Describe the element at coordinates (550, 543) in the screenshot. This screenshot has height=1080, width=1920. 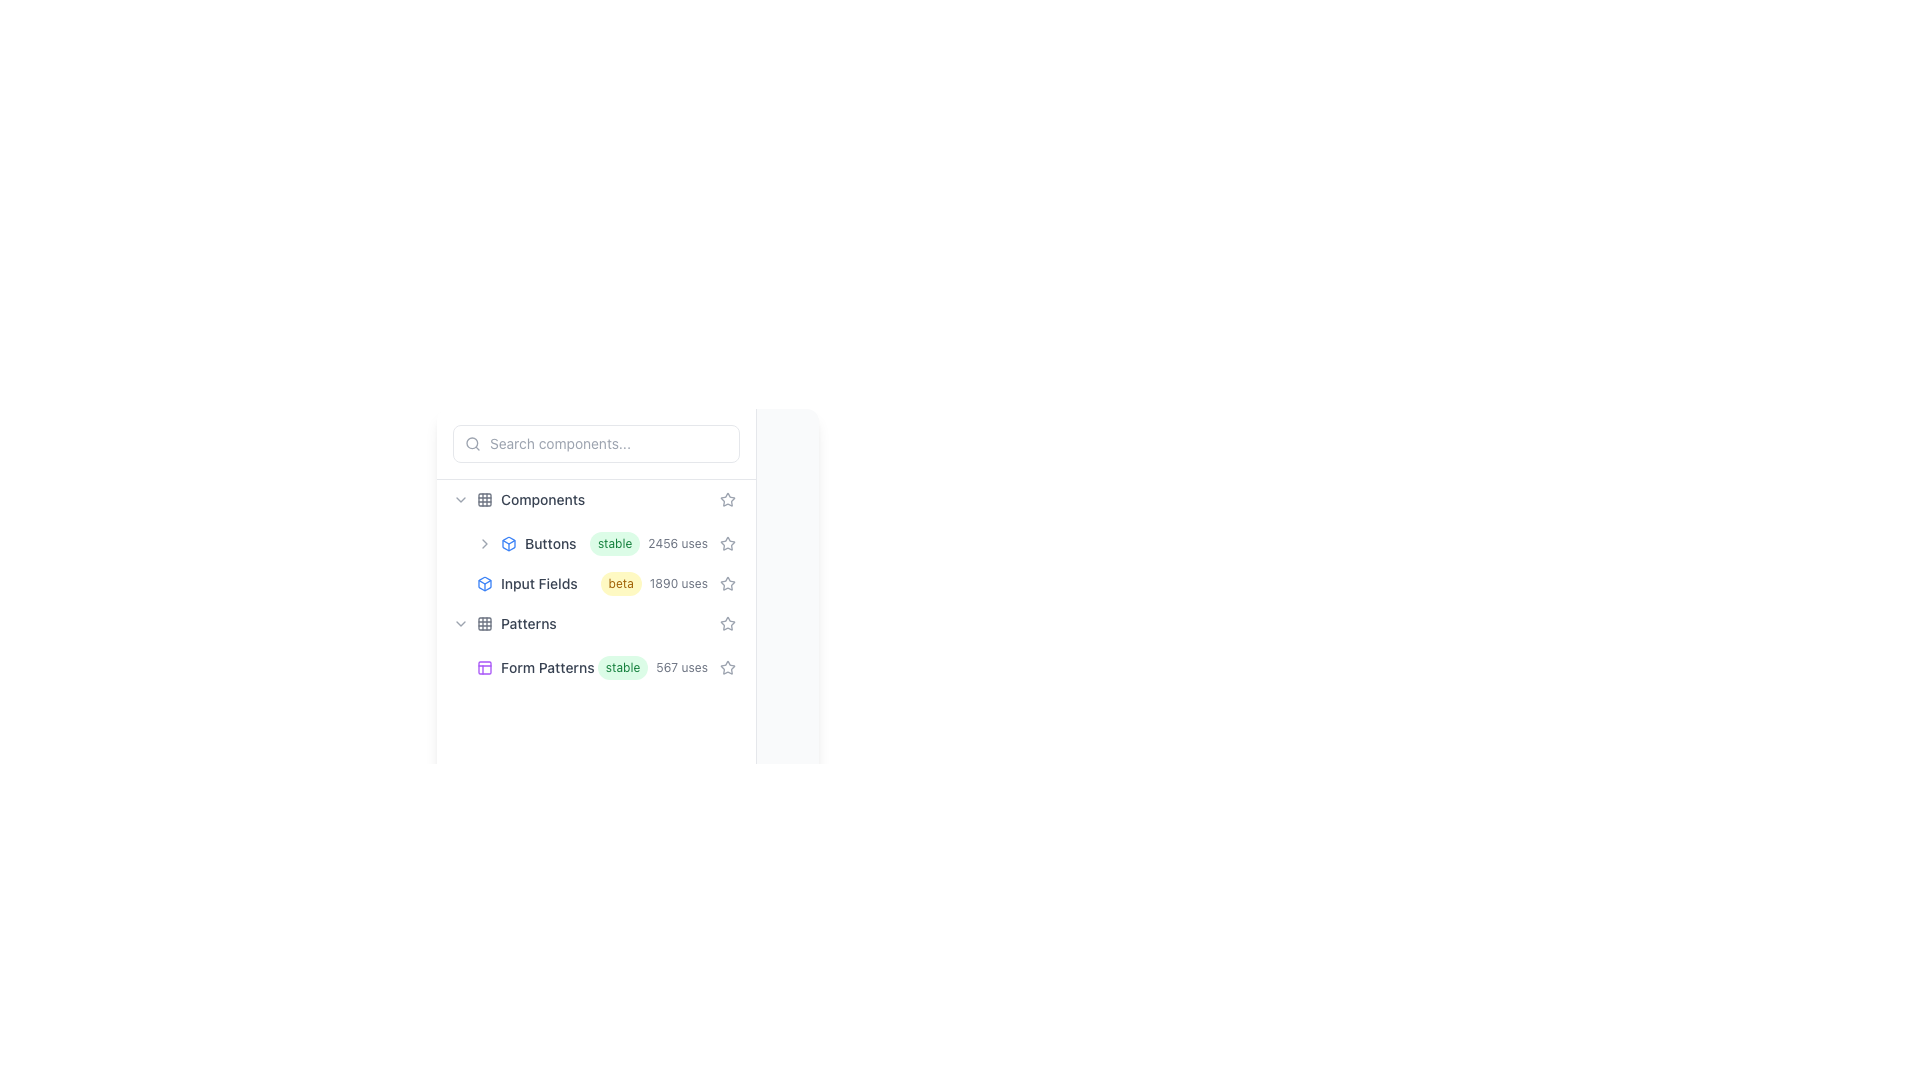
I see `the 'Buttons' text label under the 'Components' section, which identifies the category of related elements` at that location.